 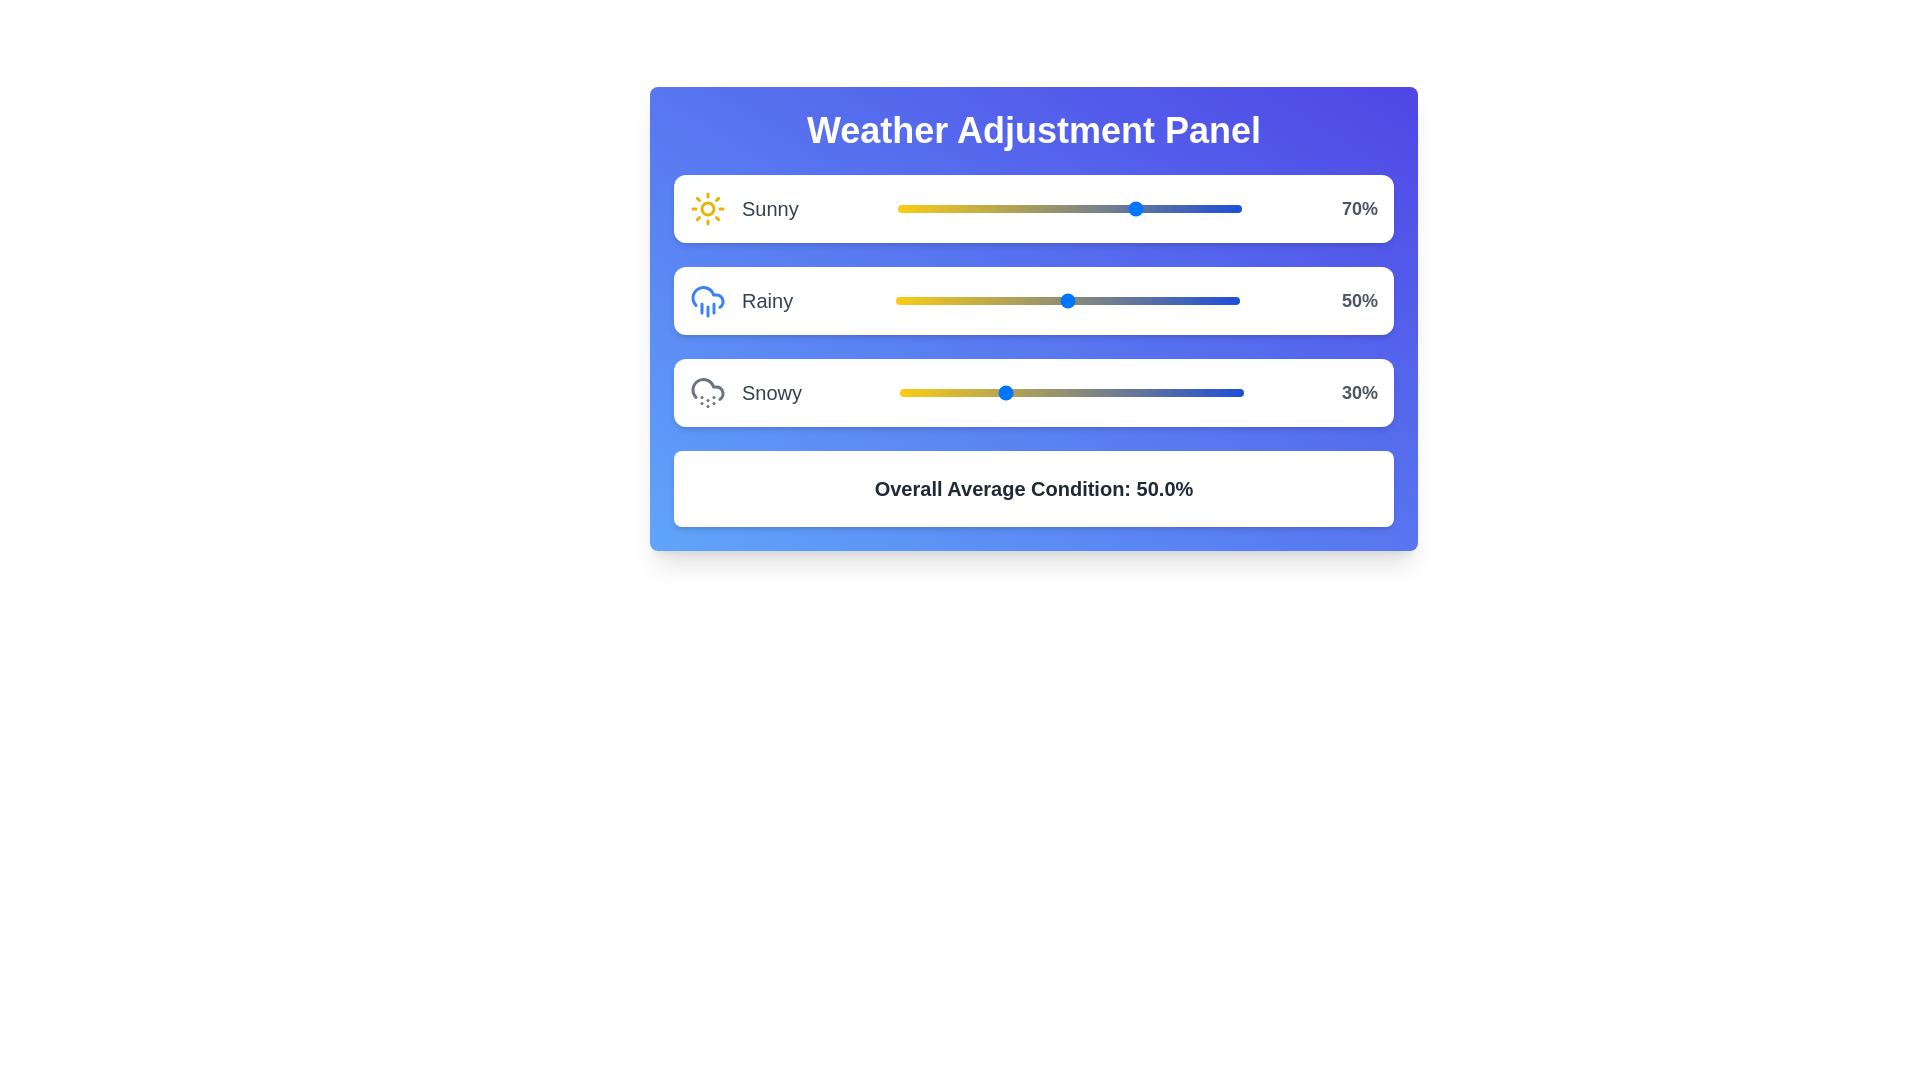 I want to click on the value of the slider, so click(x=1027, y=393).